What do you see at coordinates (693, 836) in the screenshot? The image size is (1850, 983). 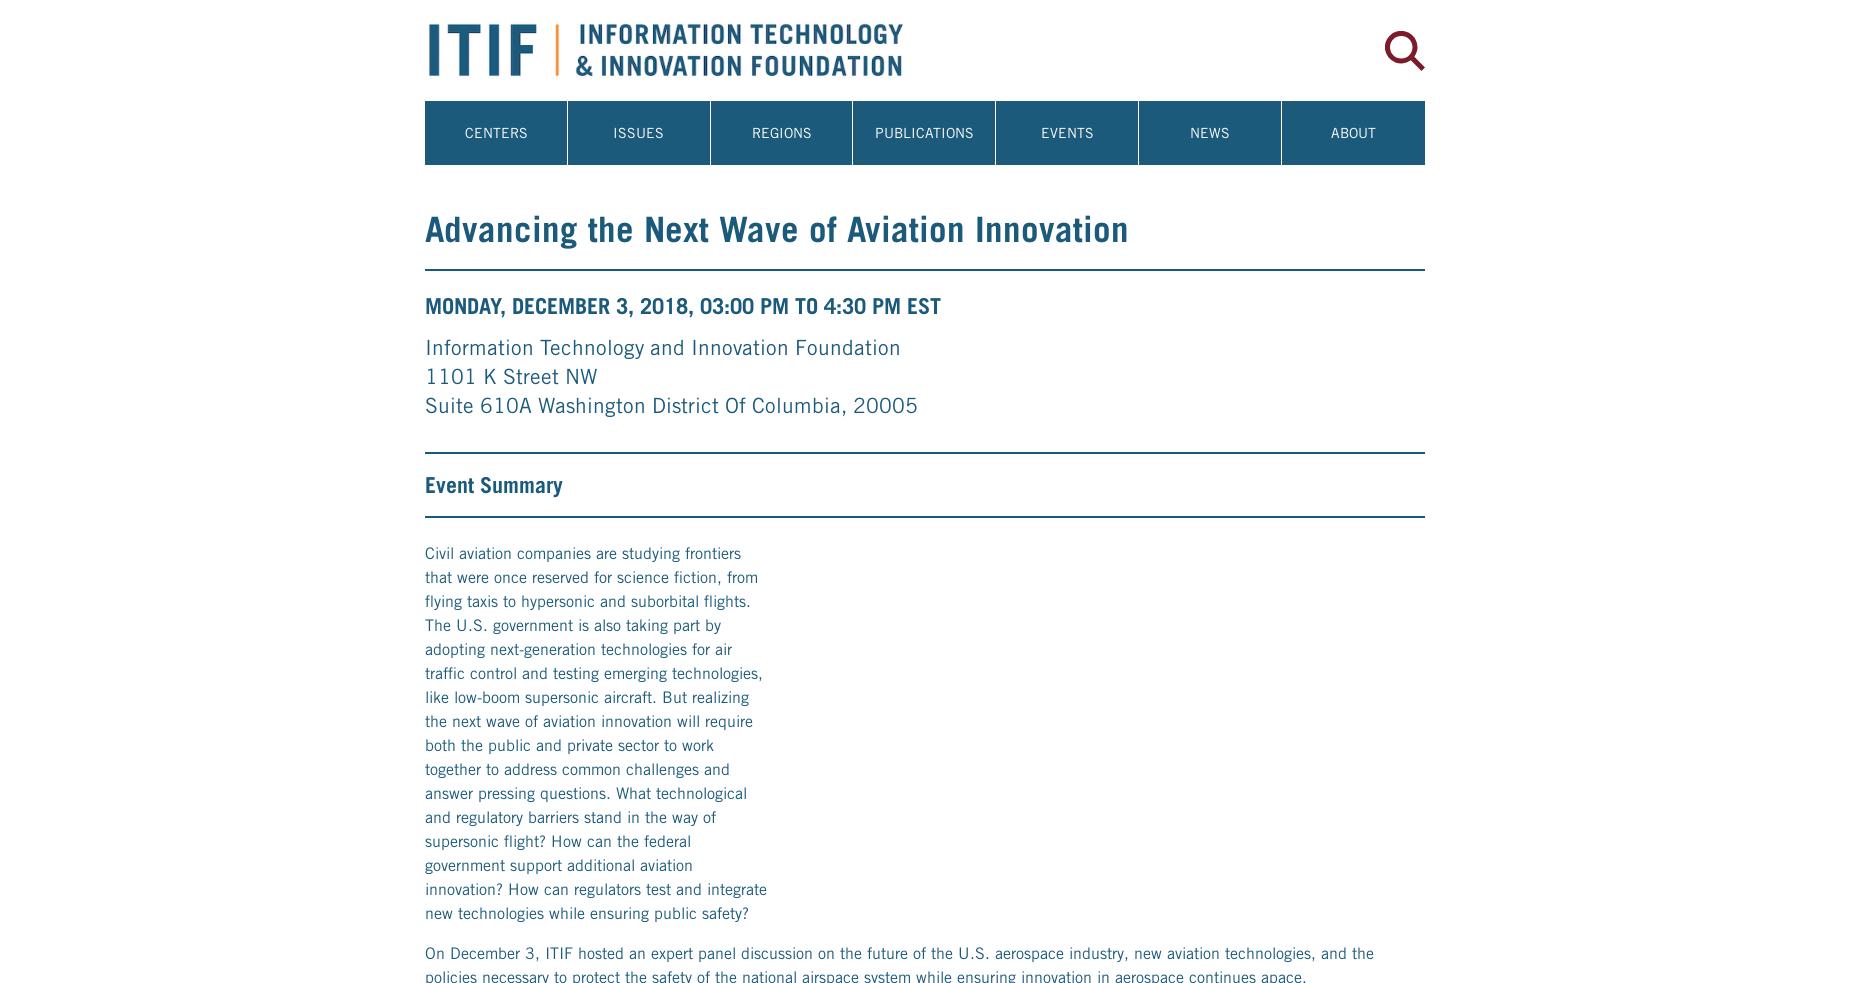 I see `'@AlanMcQuinn'` at bounding box center [693, 836].